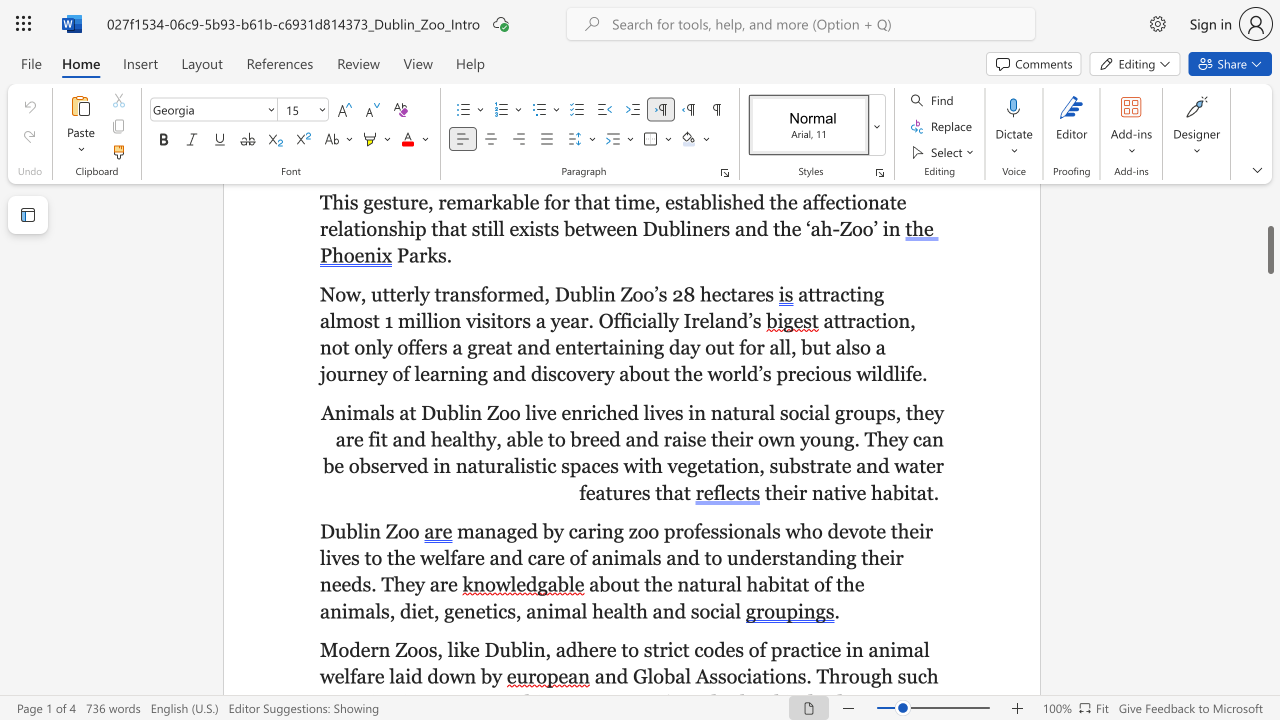 The width and height of the screenshot is (1280, 720). Describe the element at coordinates (630, 466) in the screenshot. I see `the 1th character "w" in the text` at that location.